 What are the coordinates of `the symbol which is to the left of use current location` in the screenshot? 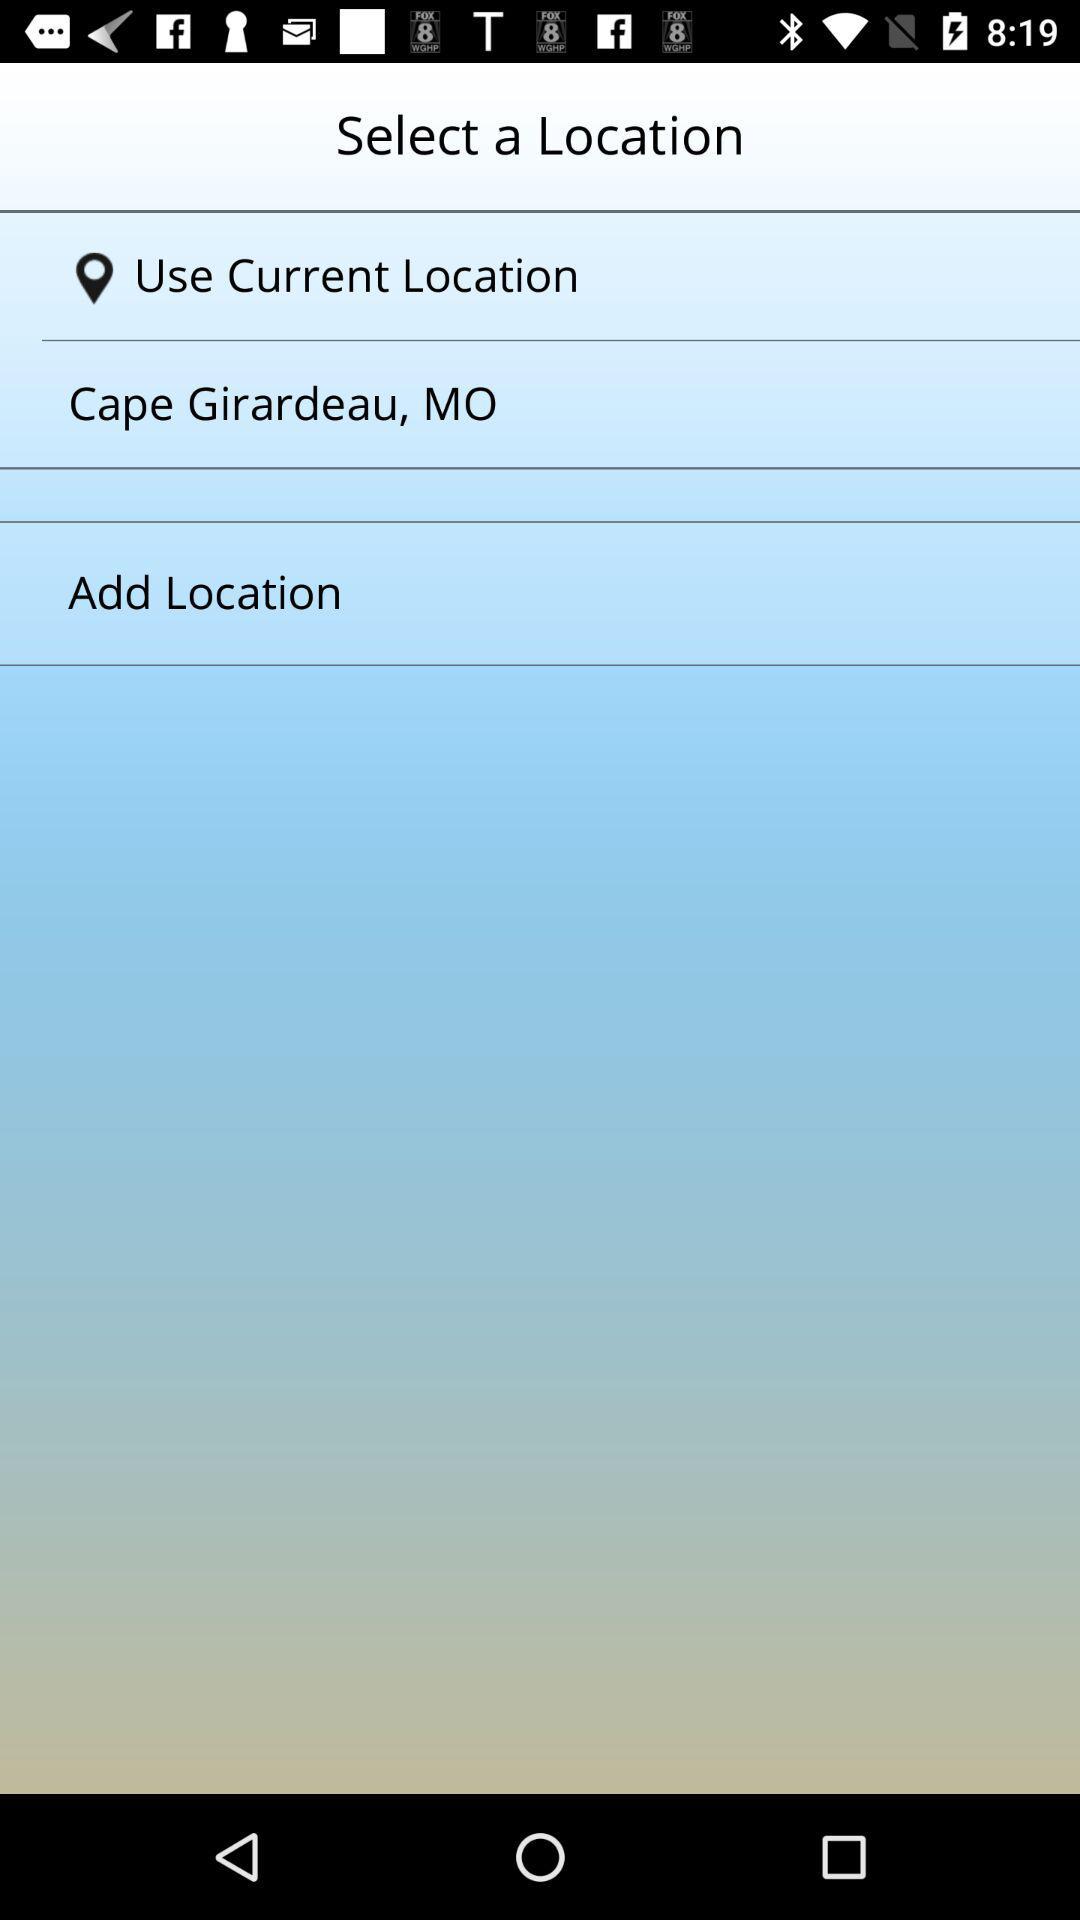 It's located at (94, 277).